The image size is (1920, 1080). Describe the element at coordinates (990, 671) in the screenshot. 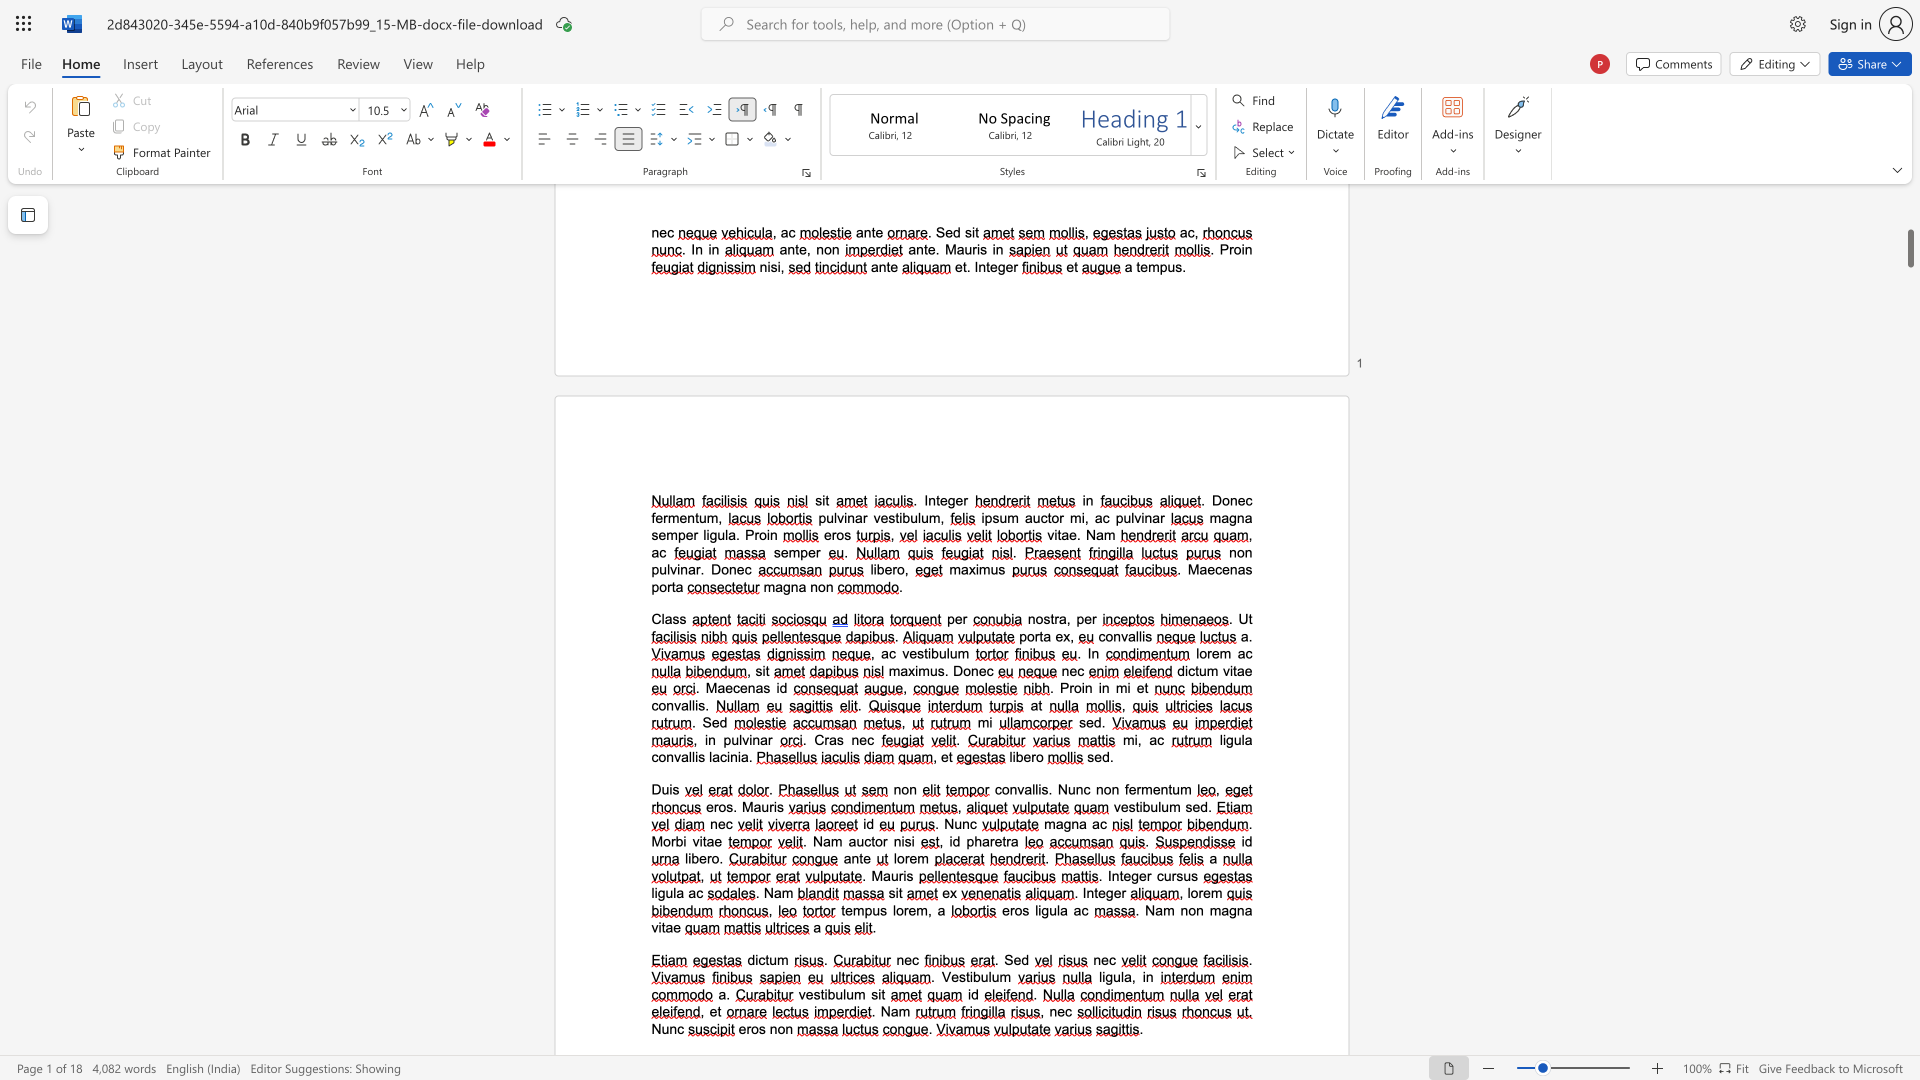

I see `the 1th character "c" in the text` at that location.